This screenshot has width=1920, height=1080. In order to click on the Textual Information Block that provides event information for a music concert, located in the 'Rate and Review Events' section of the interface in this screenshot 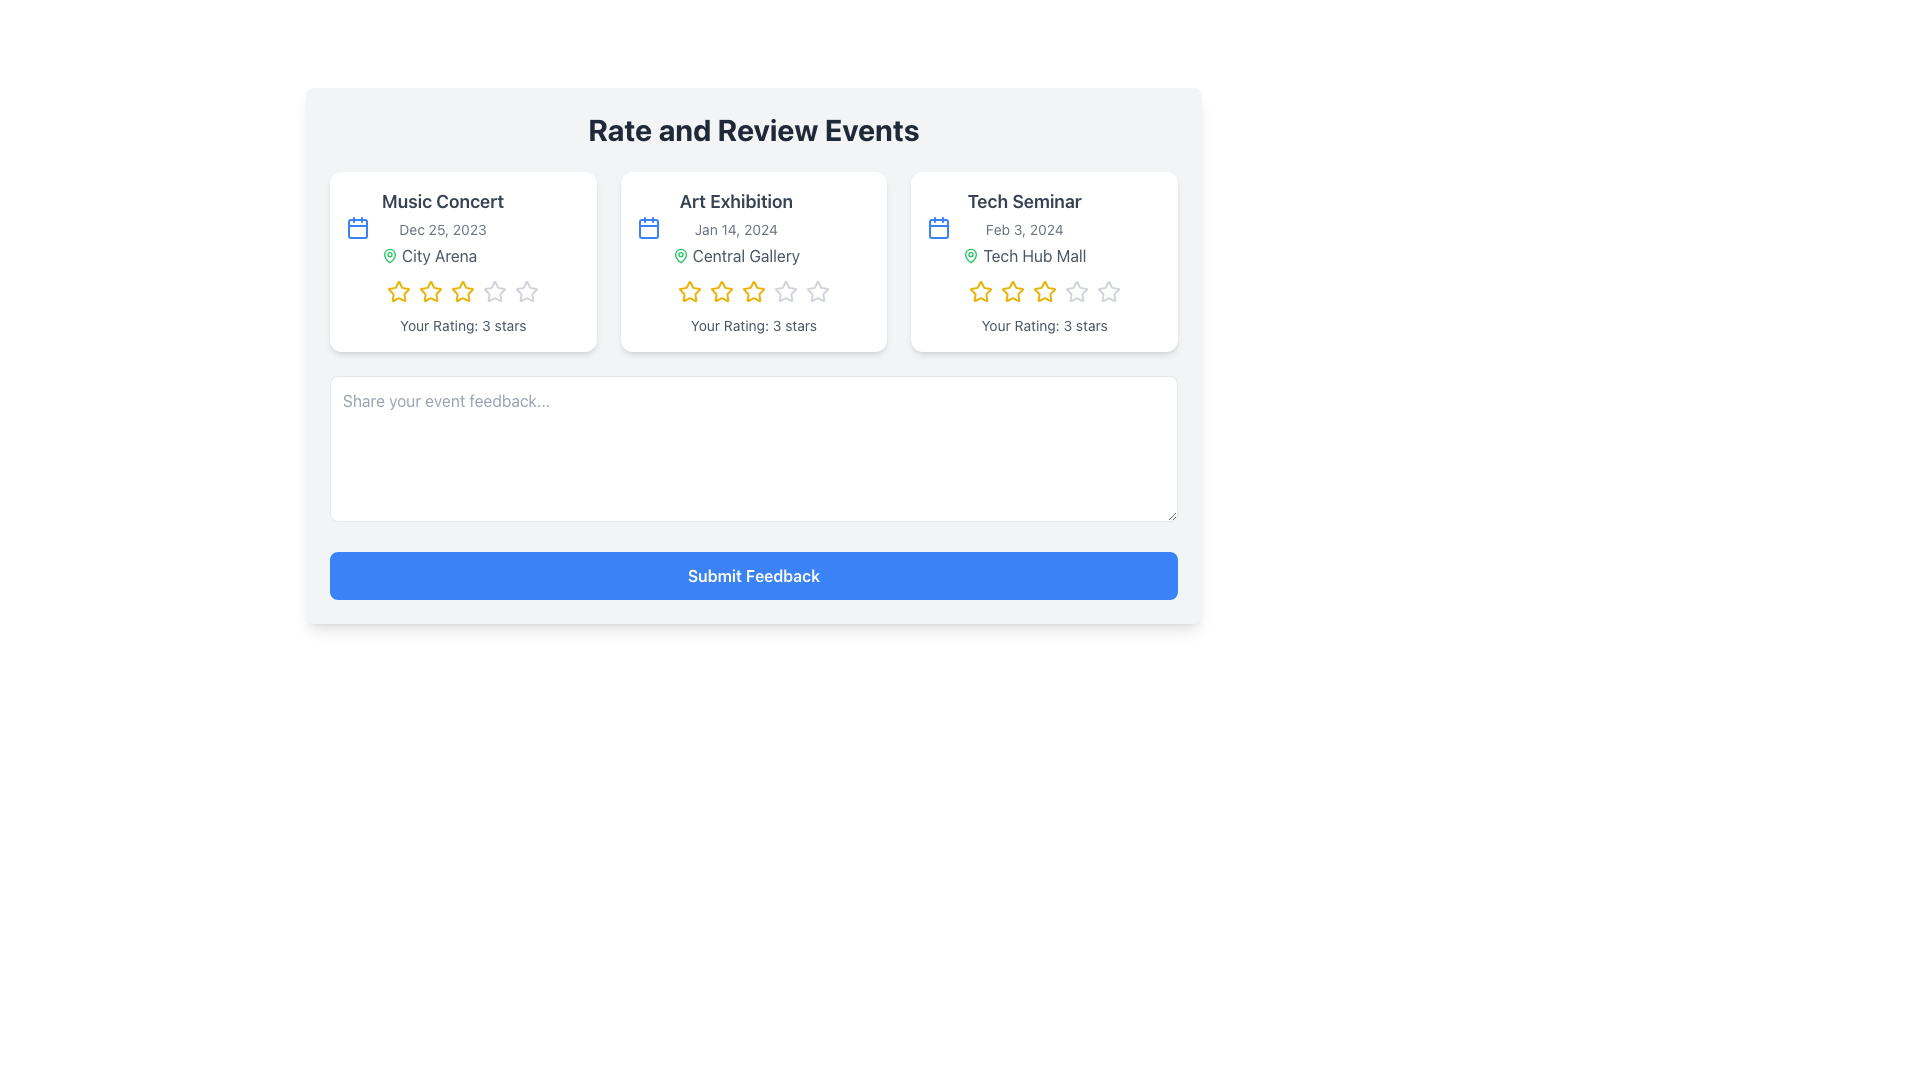, I will do `click(441, 226)`.